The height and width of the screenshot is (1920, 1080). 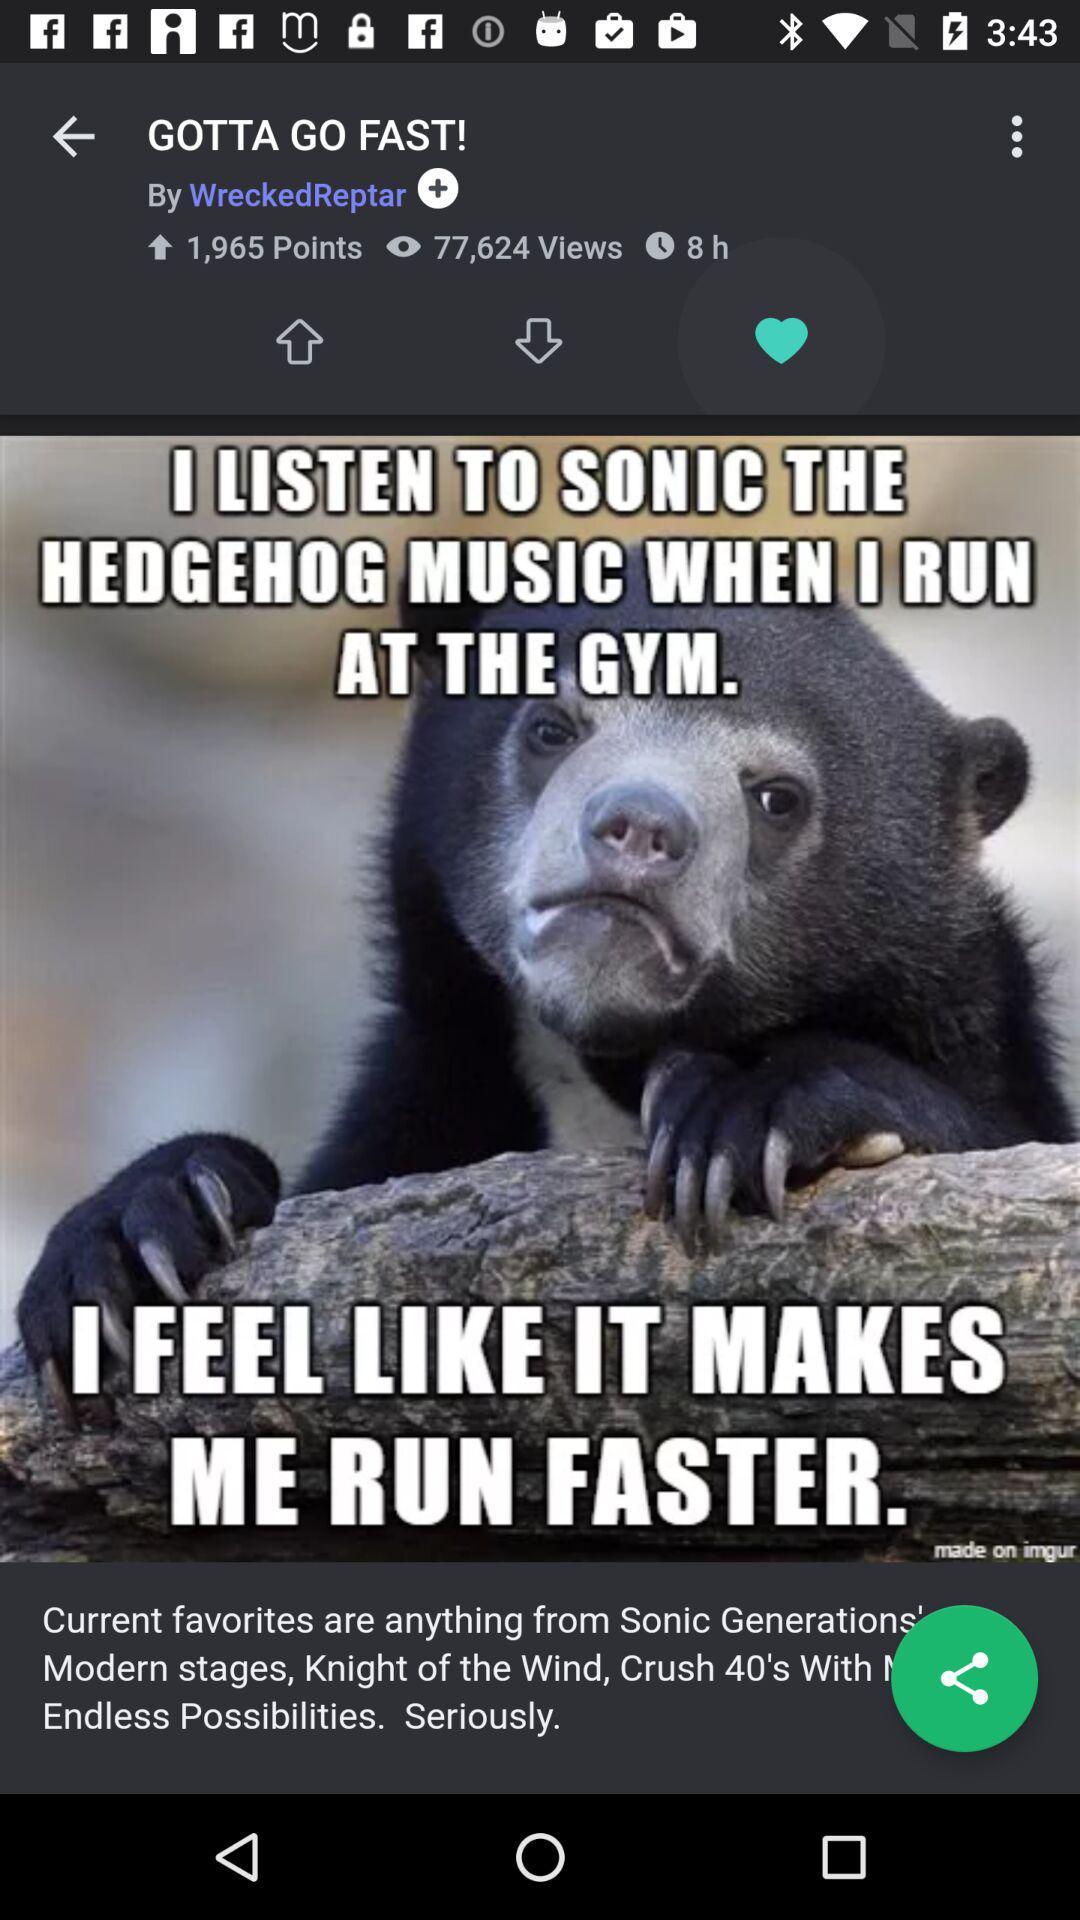 I want to click on down vote, so click(x=540, y=341).